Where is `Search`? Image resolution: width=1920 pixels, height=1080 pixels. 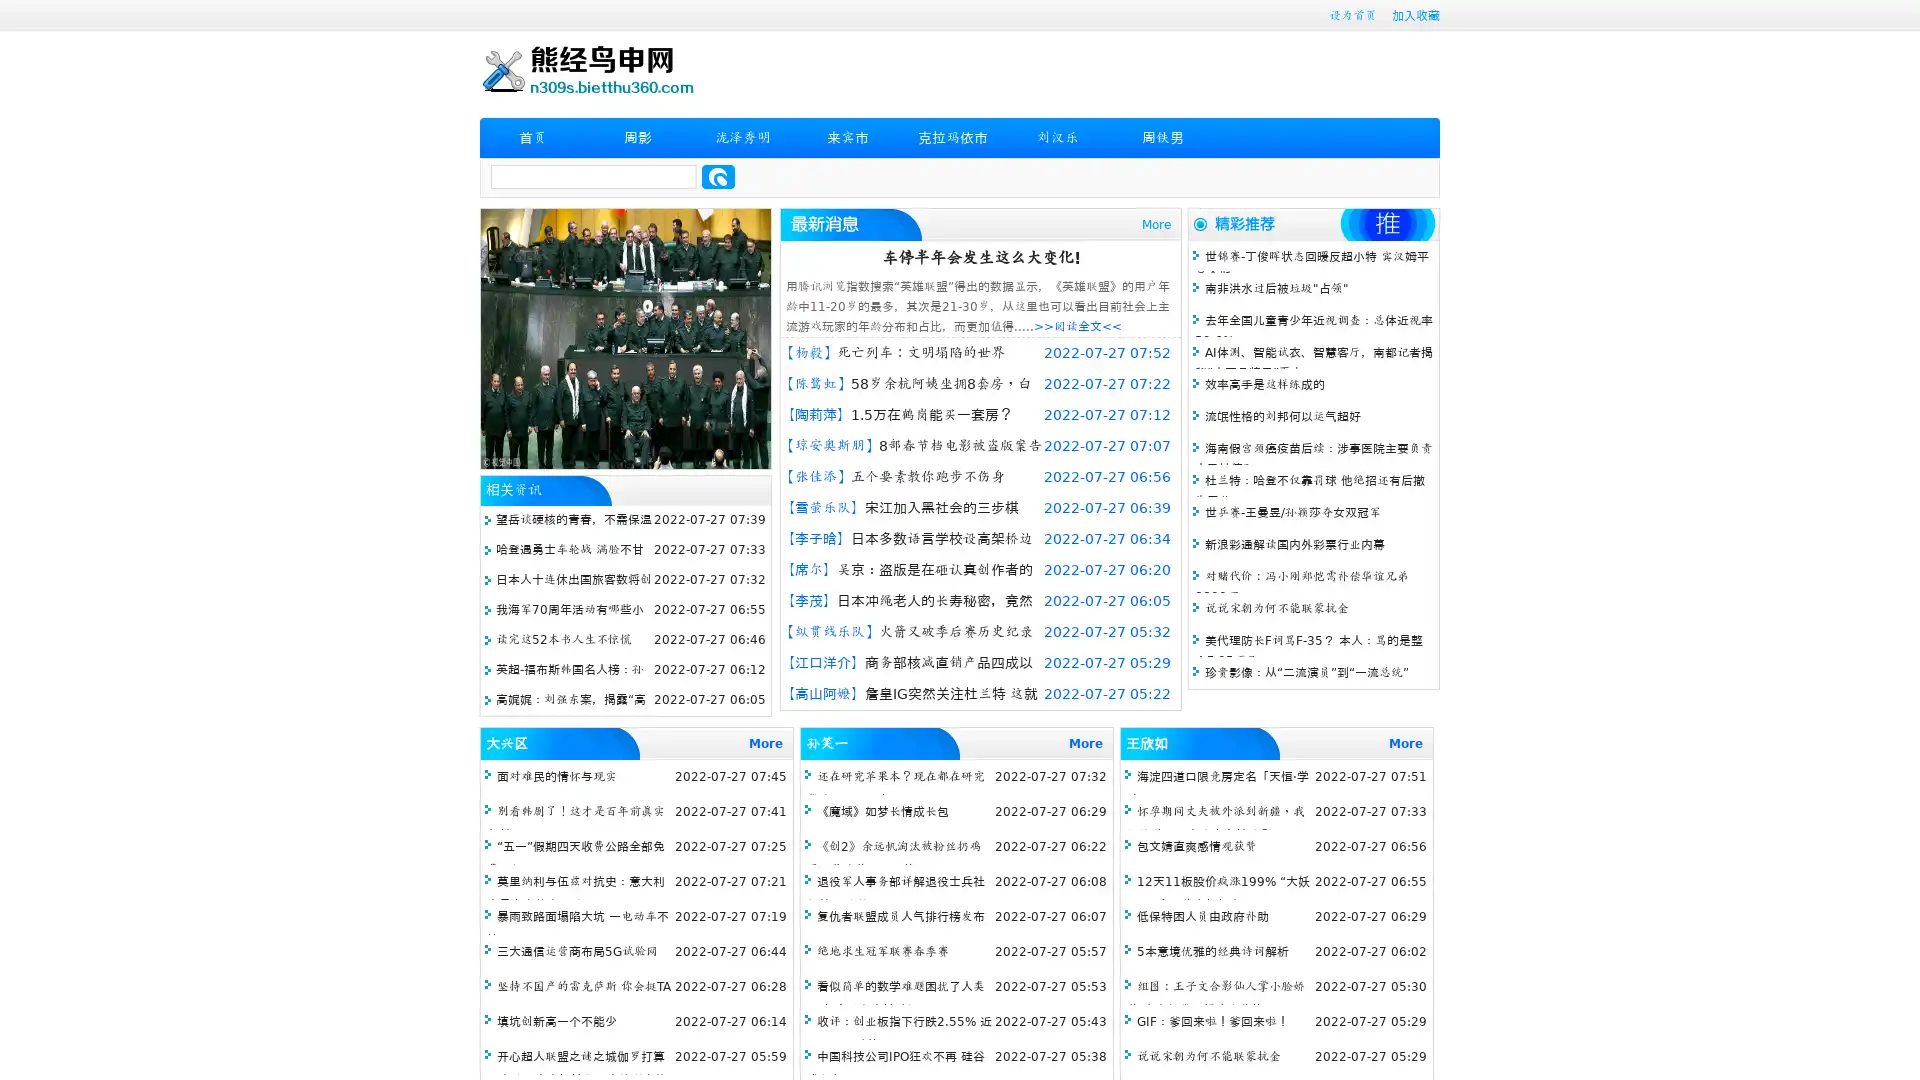 Search is located at coordinates (718, 176).